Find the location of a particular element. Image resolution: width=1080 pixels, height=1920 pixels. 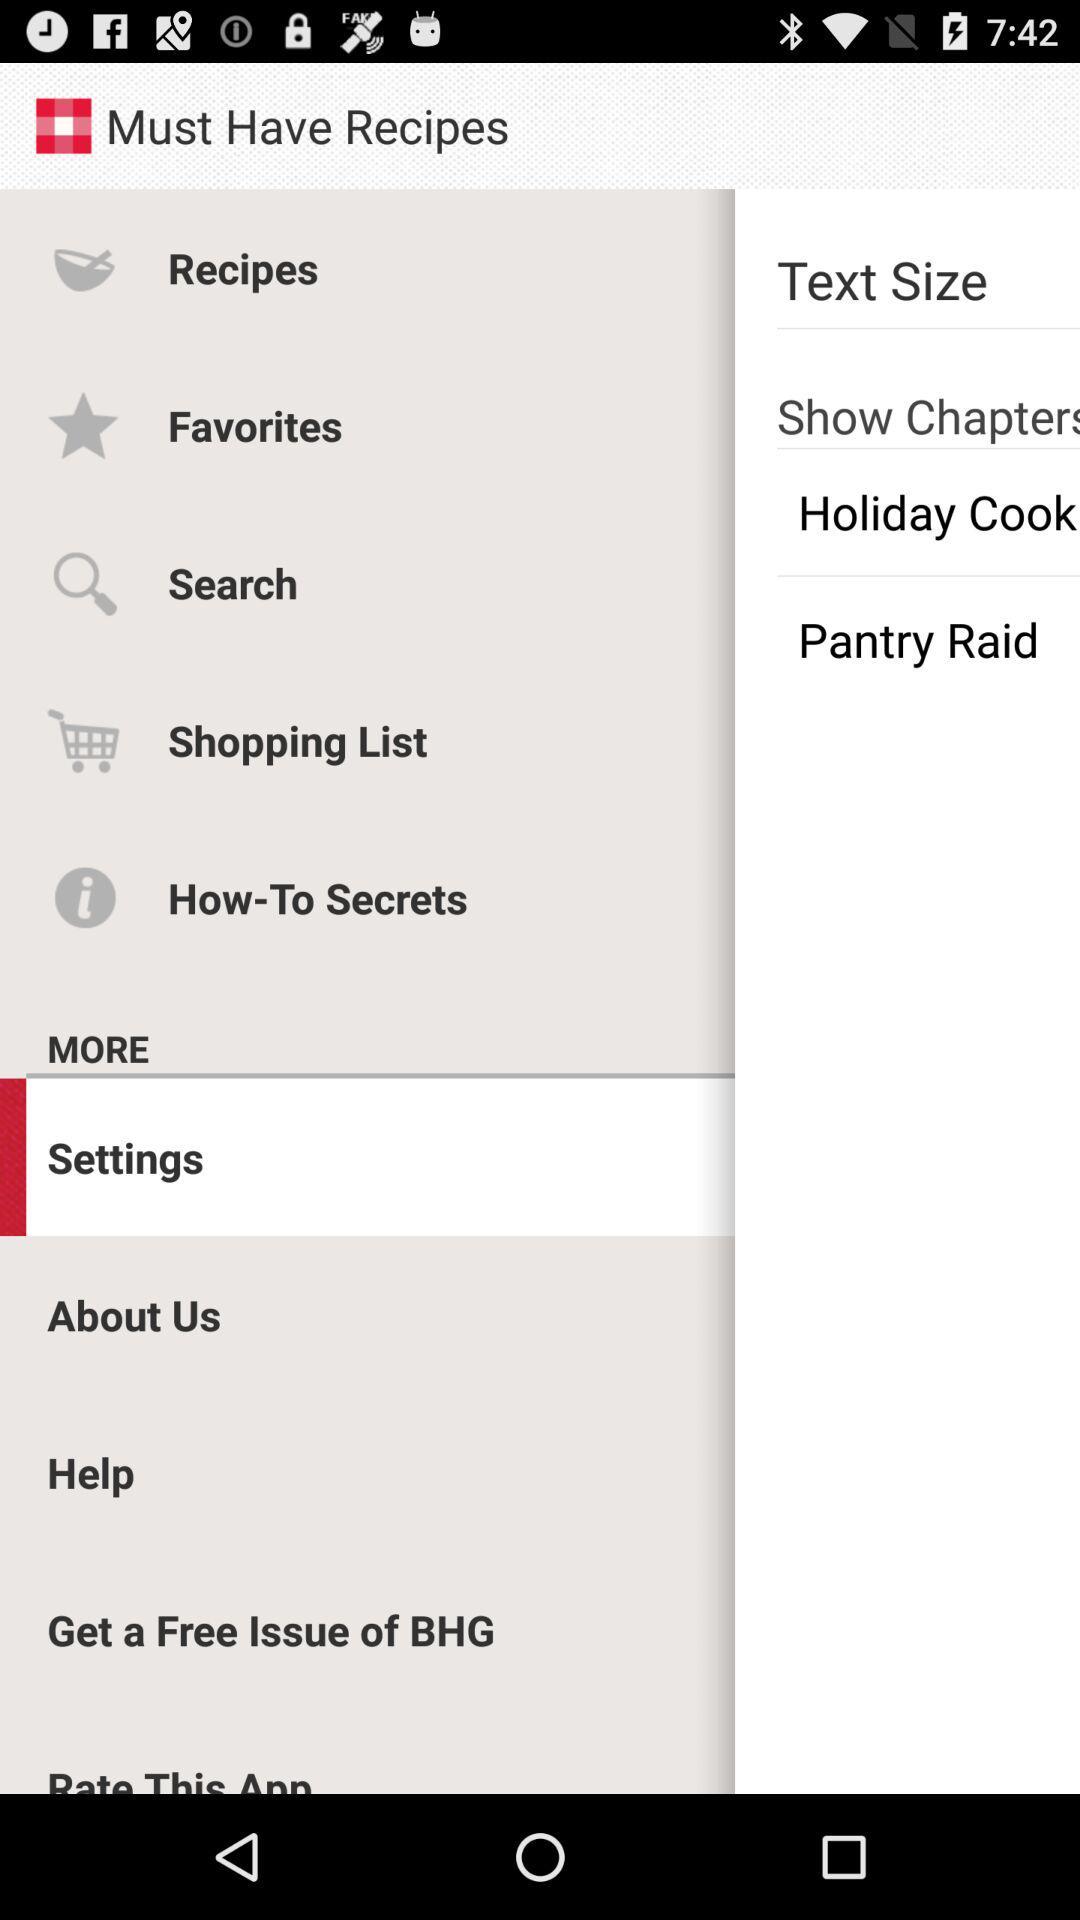

item below holiday cooking icon is located at coordinates (928, 638).